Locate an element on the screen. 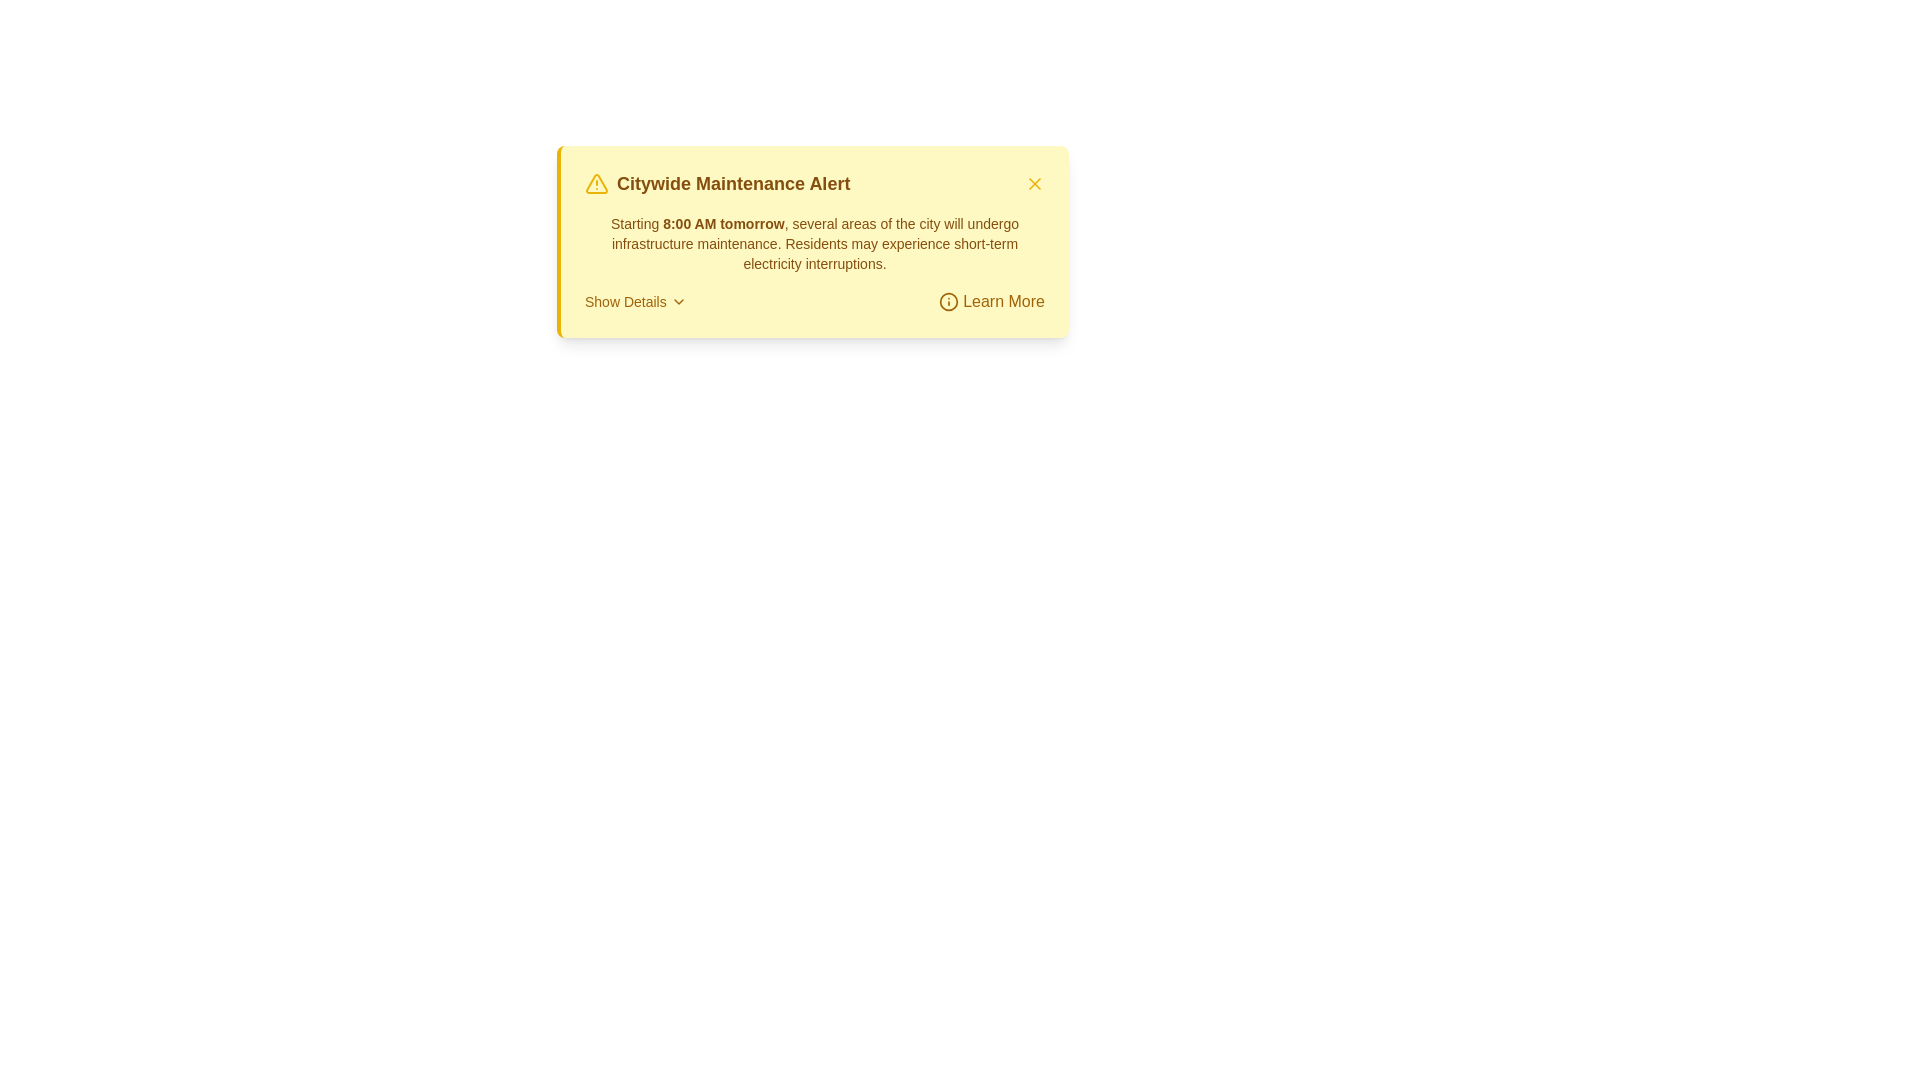  the Text Label that serves as a header for the warning message box, located in the top-left area adjacent to the alert icon is located at coordinates (717, 184).